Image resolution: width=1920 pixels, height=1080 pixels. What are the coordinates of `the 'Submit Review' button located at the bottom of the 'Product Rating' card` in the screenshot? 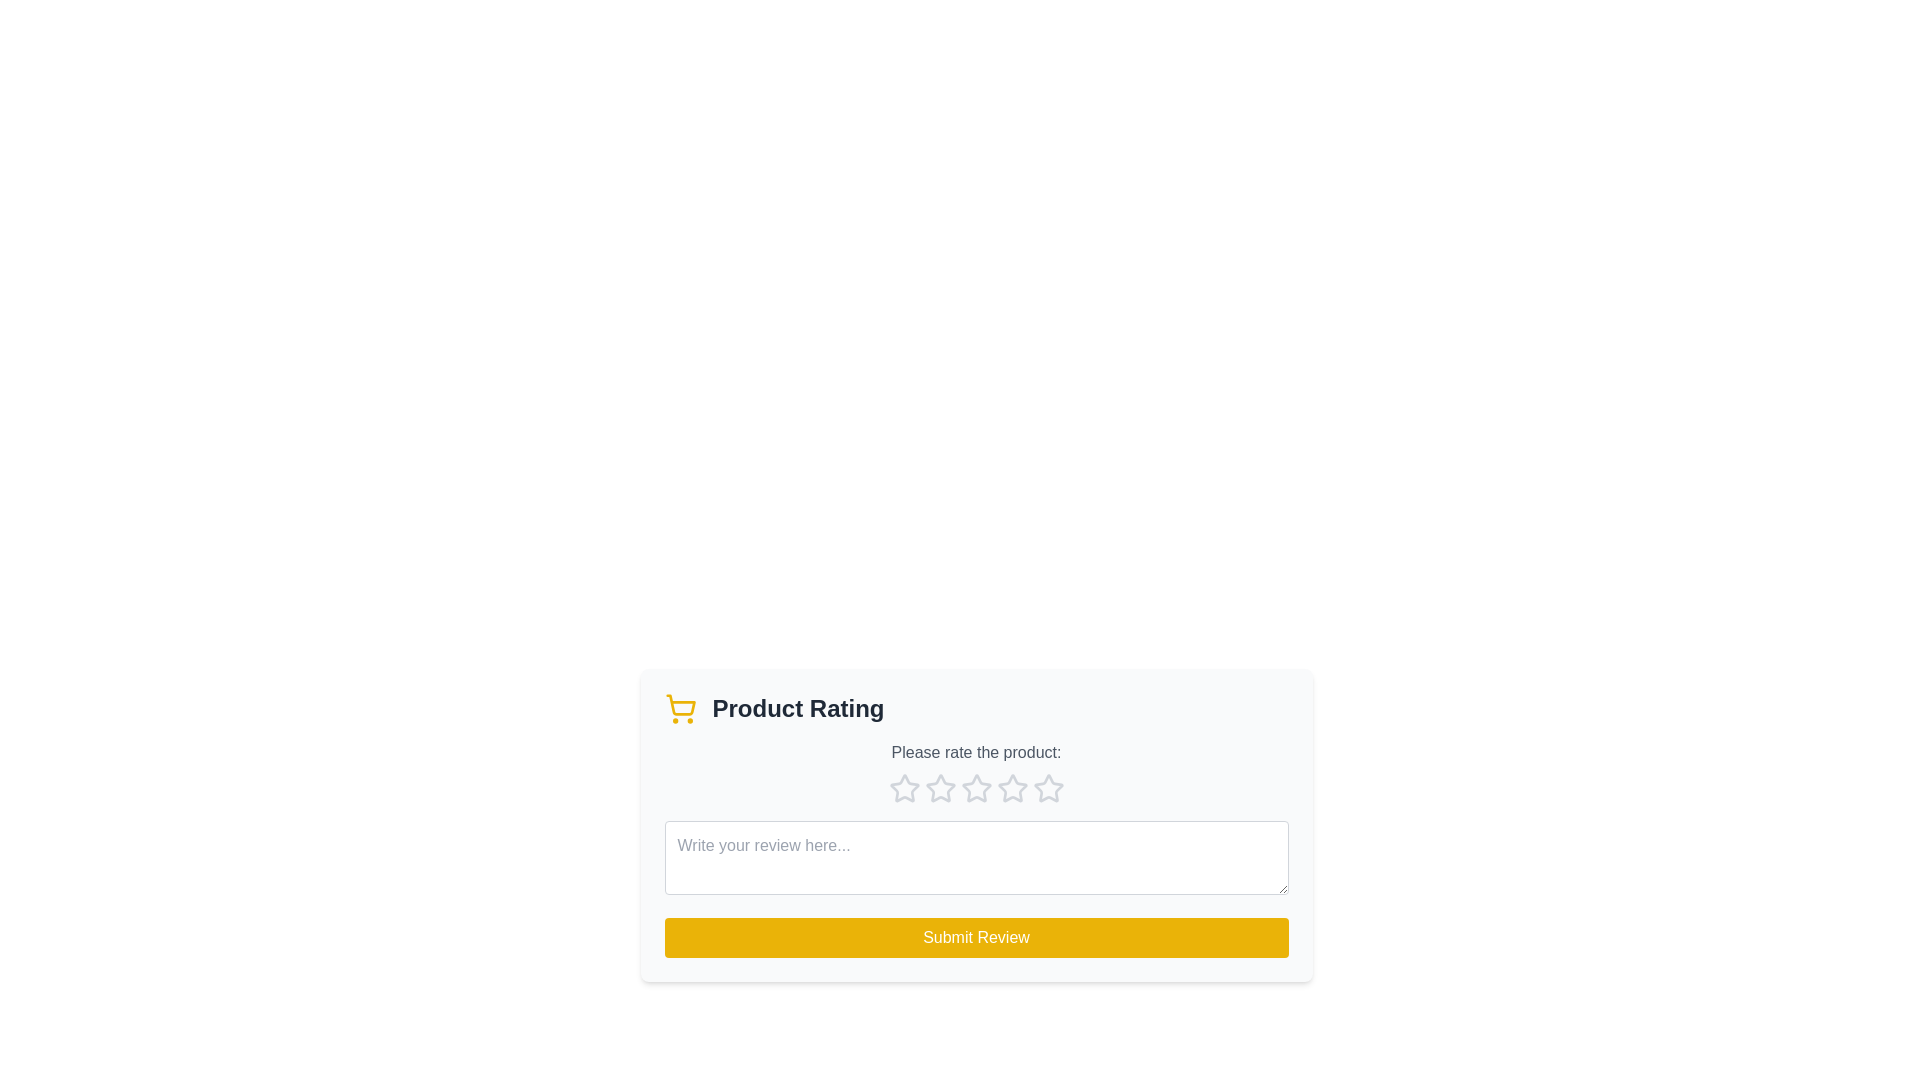 It's located at (976, 937).